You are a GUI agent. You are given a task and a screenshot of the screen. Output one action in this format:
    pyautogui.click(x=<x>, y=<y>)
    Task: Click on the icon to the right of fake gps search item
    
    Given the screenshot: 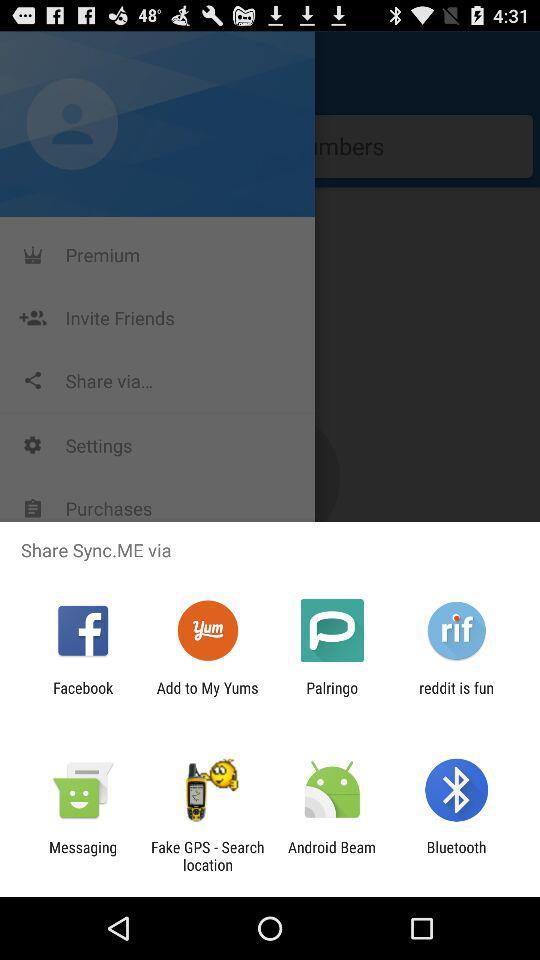 What is the action you would take?
    pyautogui.click(x=332, y=855)
    